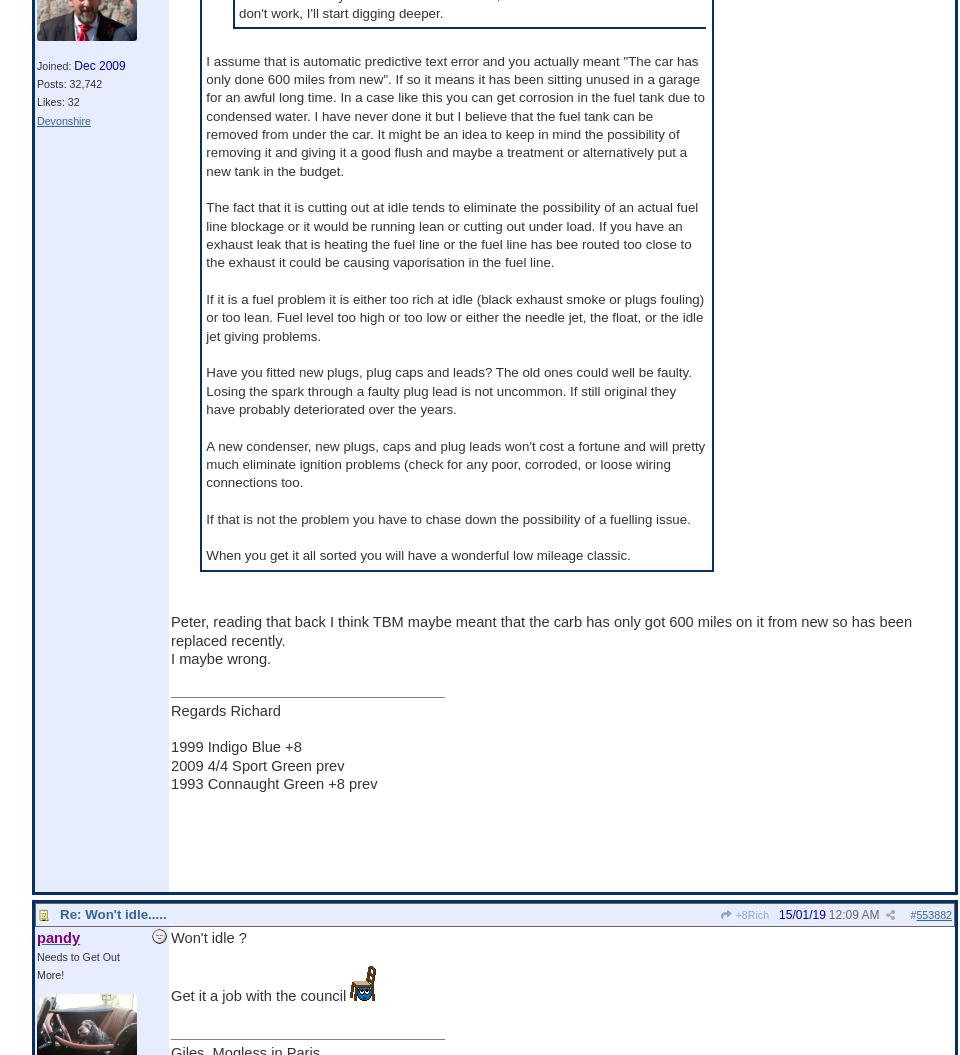 This screenshot has width=960, height=1055. Describe the element at coordinates (272, 782) in the screenshot. I see `'1993 Connaught Green +8  prev'` at that location.